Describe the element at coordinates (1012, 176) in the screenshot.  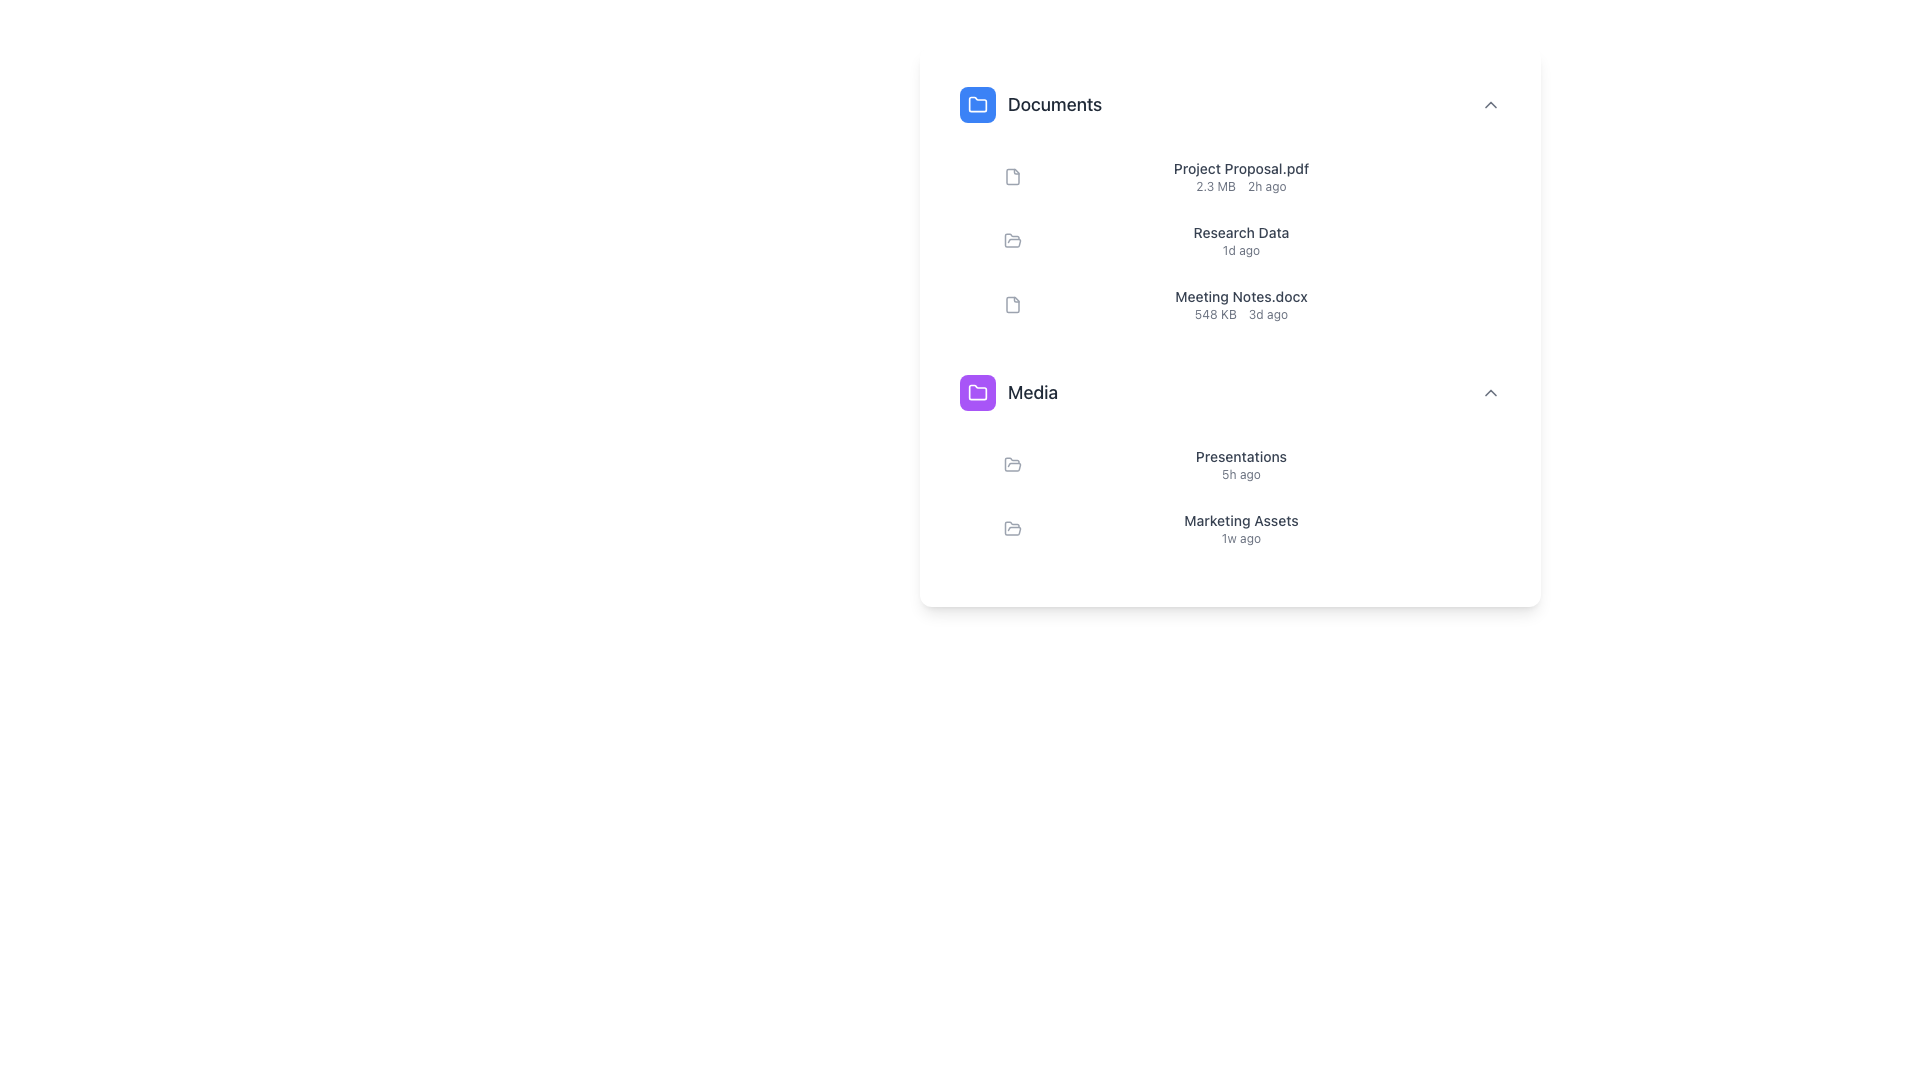
I see `the file icon located next to the 'Project Proposal.pdf' entry in the 'Documents' section` at that location.